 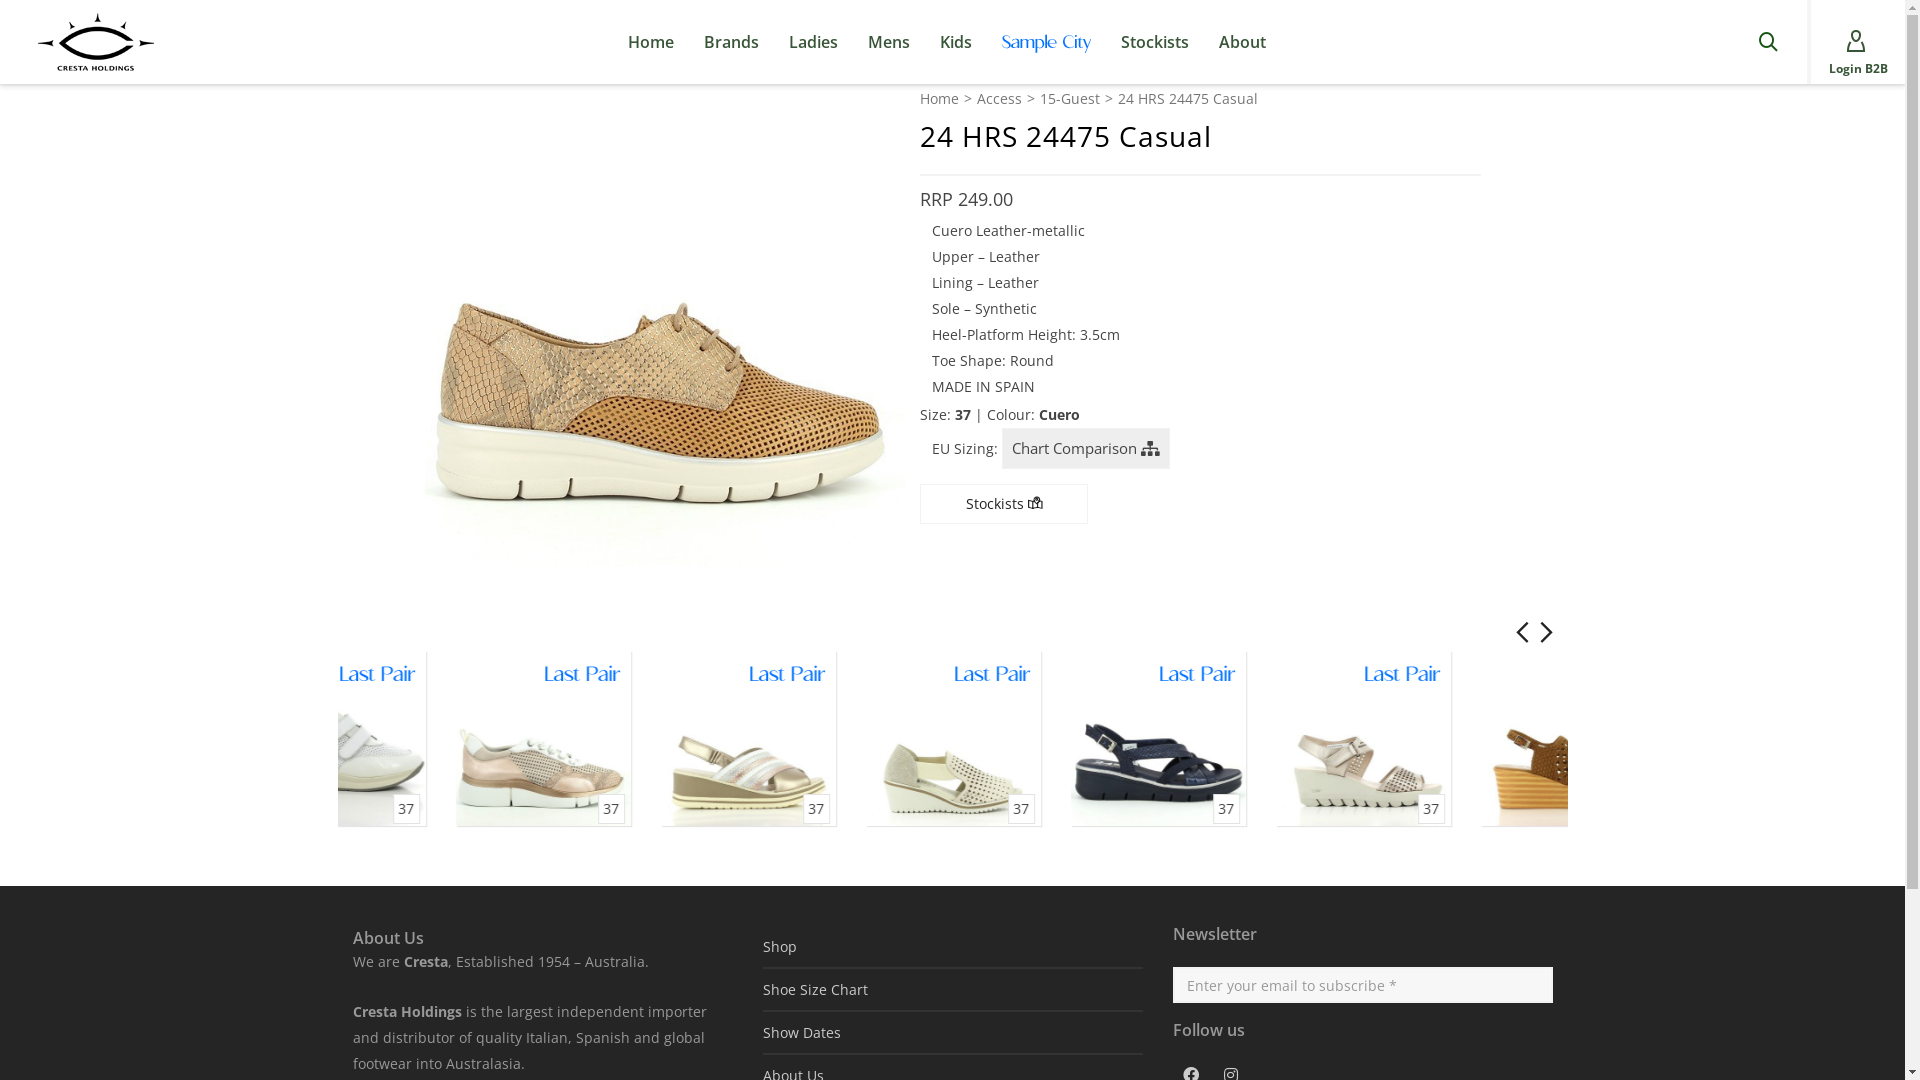 What do you see at coordinates (975, 99) in the screenshot?
I see `'Access'` at bounding box center [975, 99].